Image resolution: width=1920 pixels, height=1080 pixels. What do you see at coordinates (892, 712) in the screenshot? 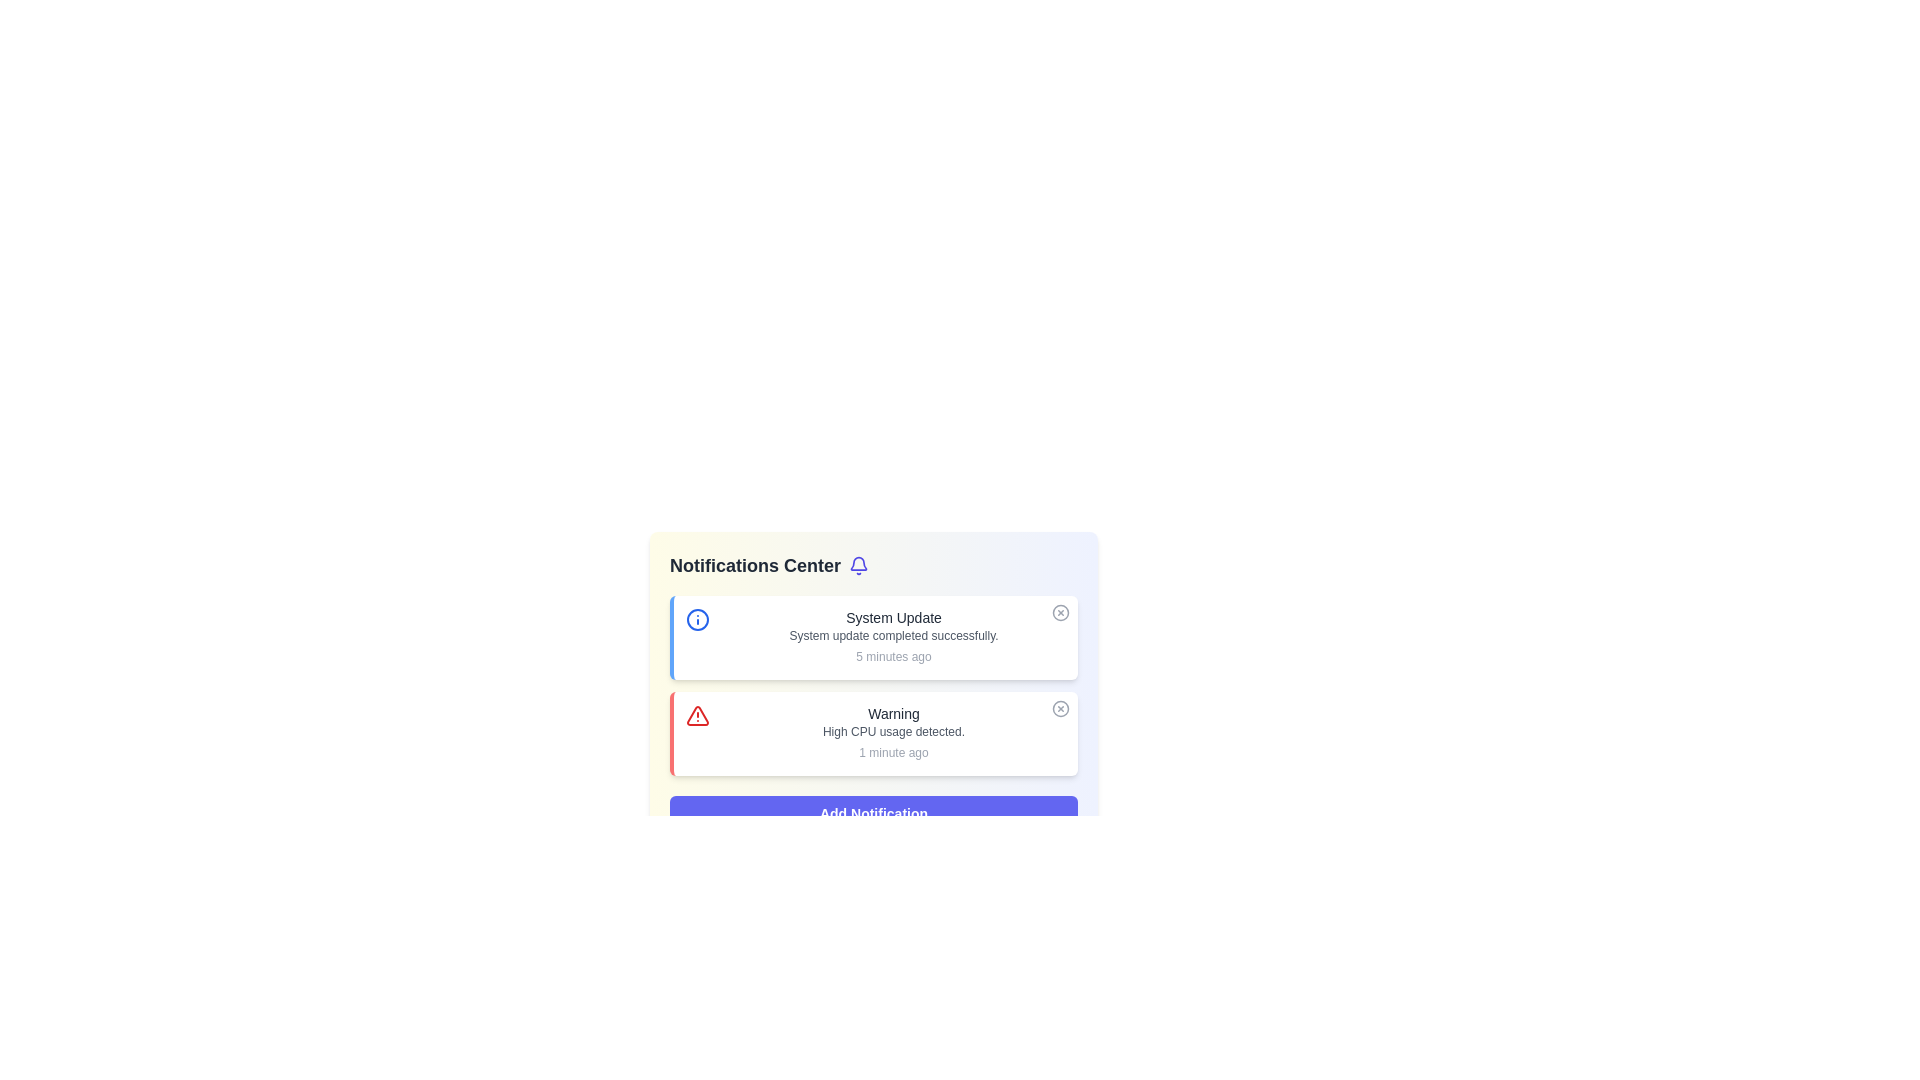
I see `the 'Warning' text label located at the top-left corner of the notification entry in the notification center` at bounding box center [892, 712].